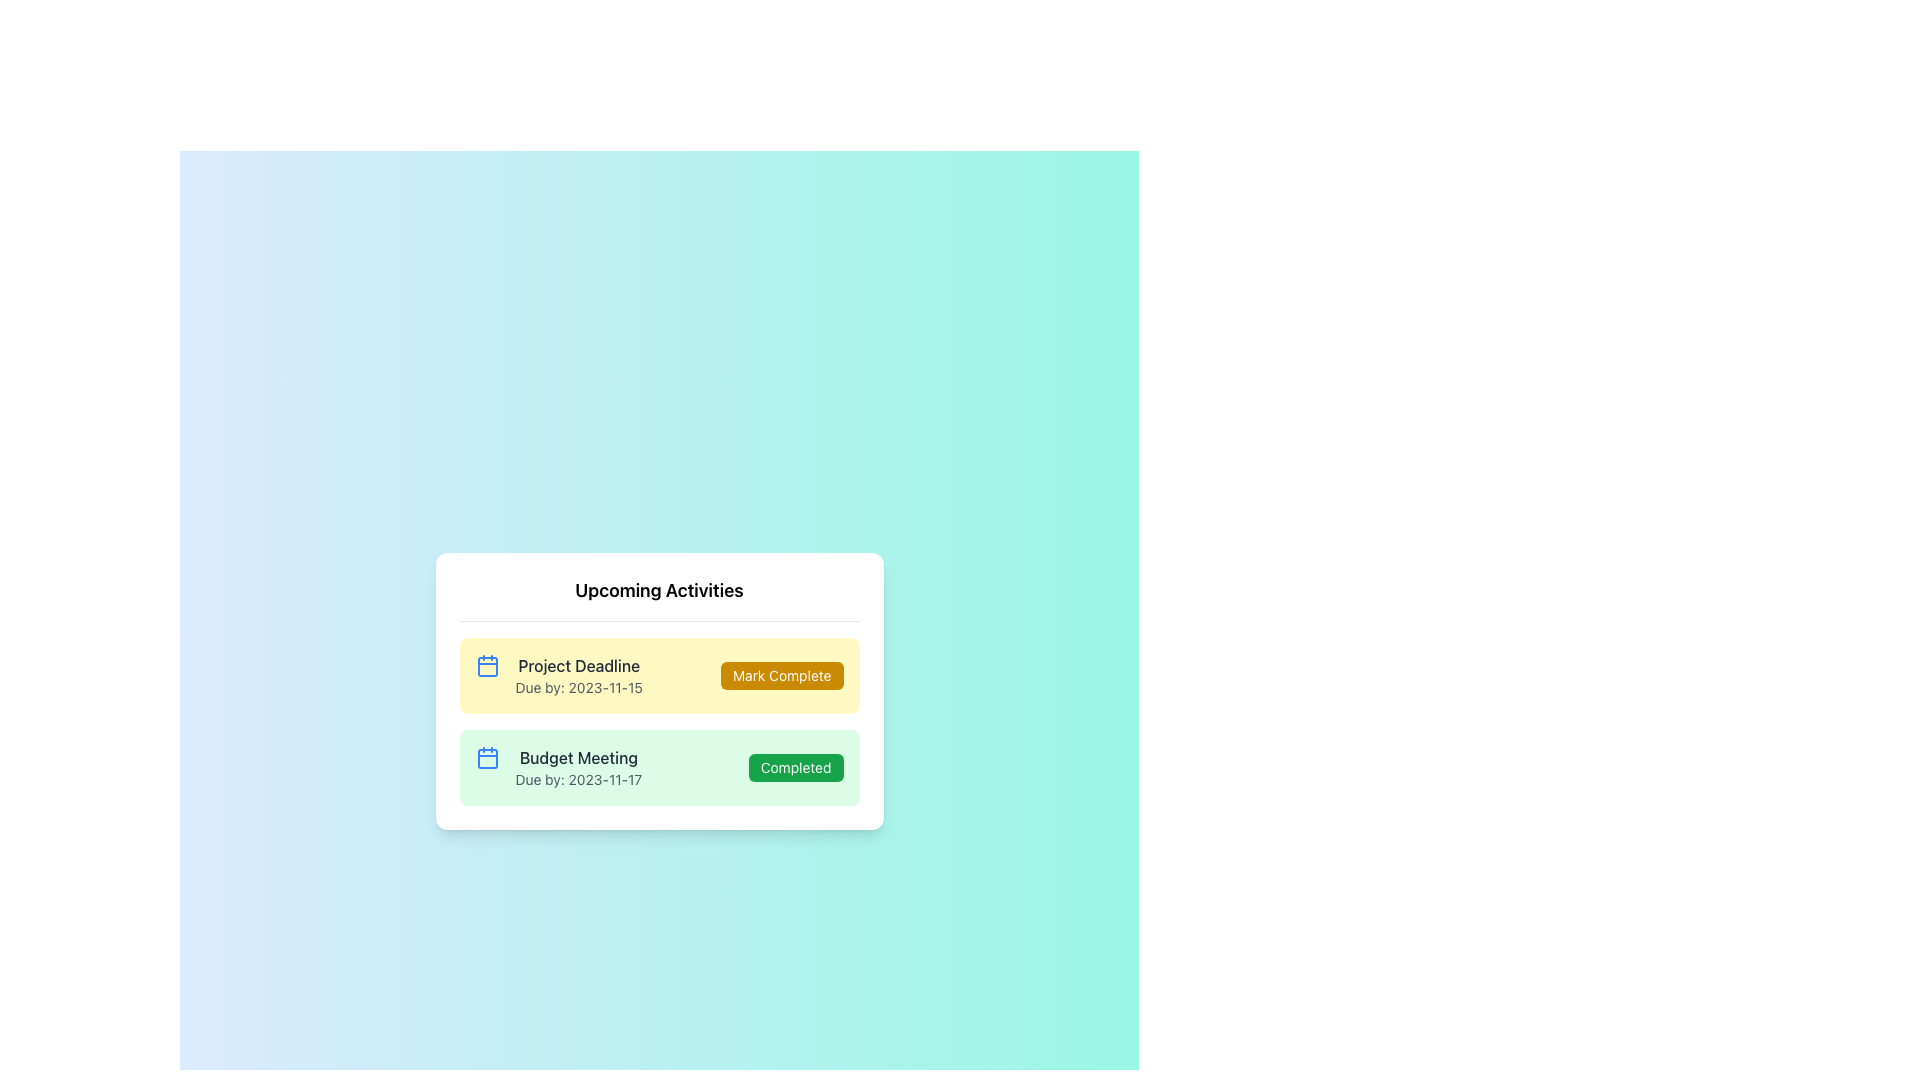  What do you see at coordinates (578, 686) in the screenshot?
I see `the text label displaying 'Due by: 2023-11-15', which is located below the 'Project Deadline' heading in a yellow-highlighted section, to the left of the 'Mark Complete' button` at bounding box center [578, 686].